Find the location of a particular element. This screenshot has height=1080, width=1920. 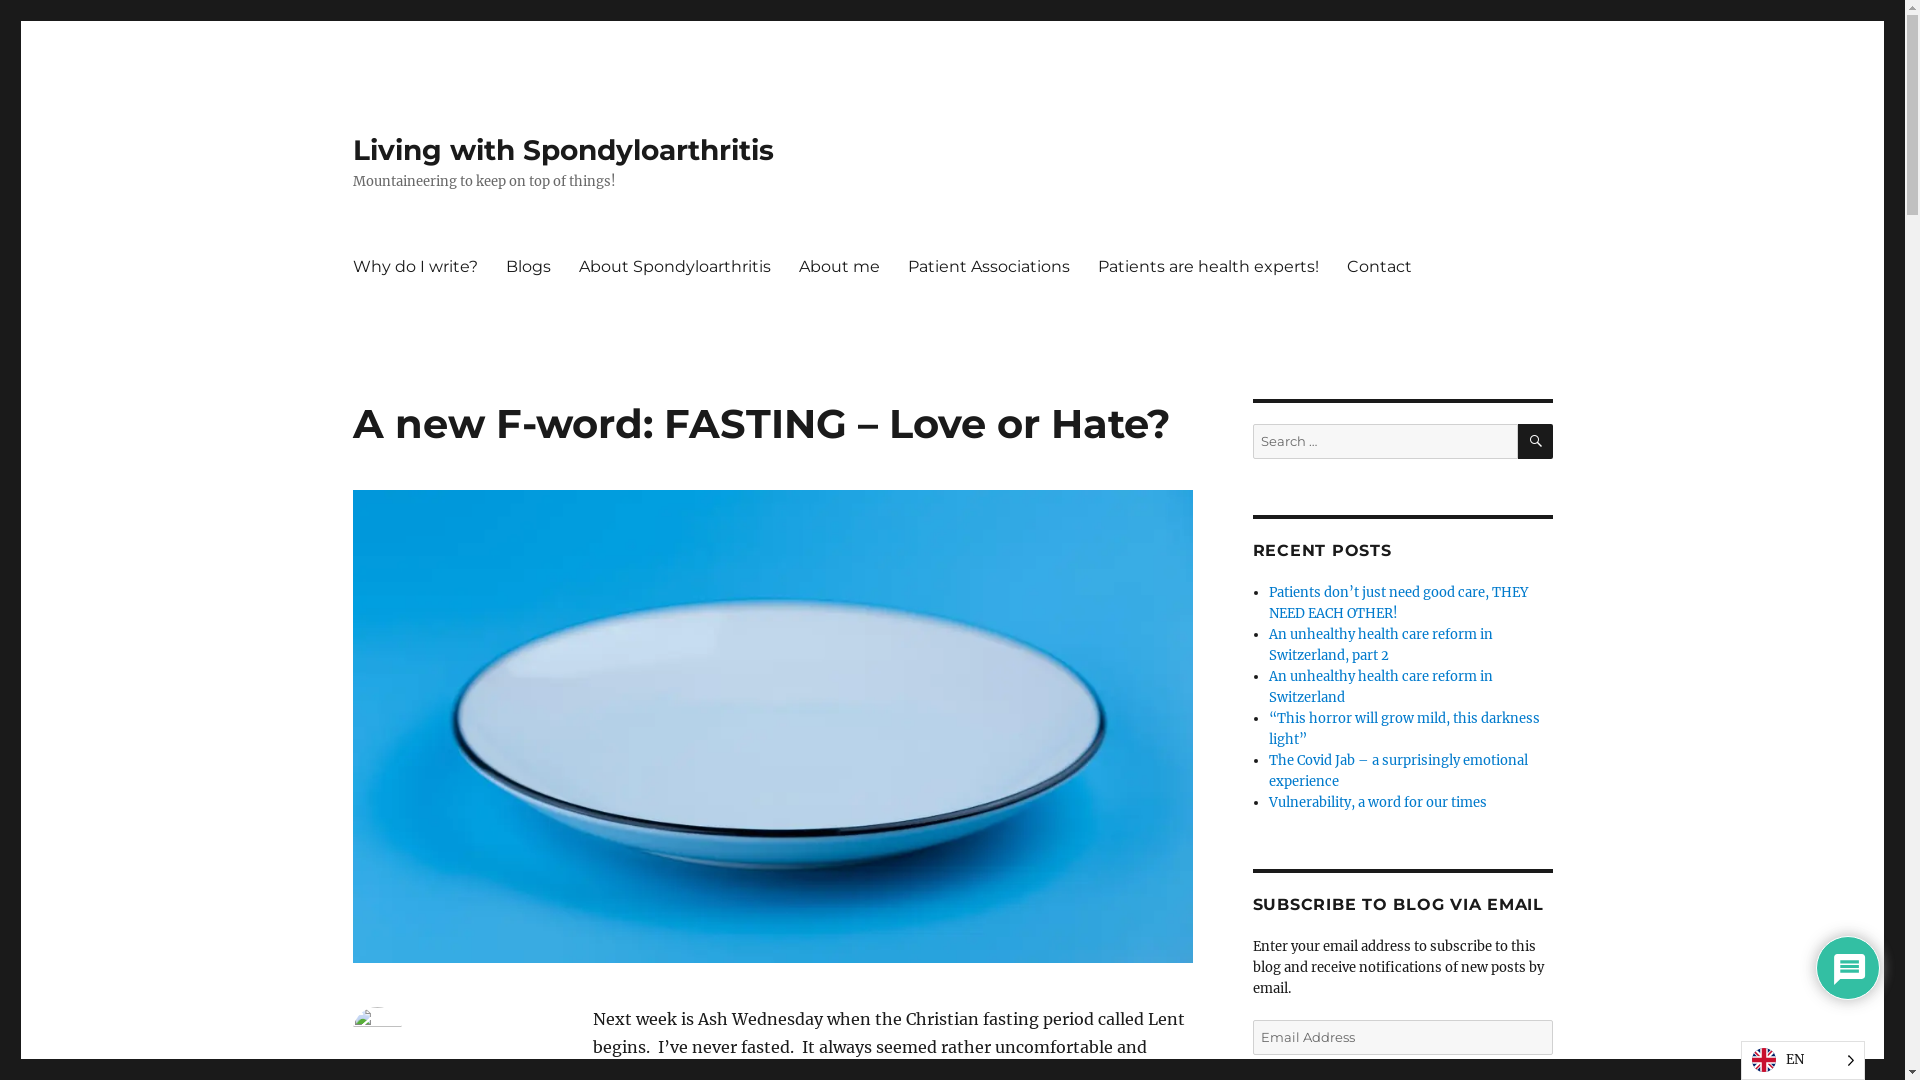

'Blogs' is located at coordinates (528, 265).